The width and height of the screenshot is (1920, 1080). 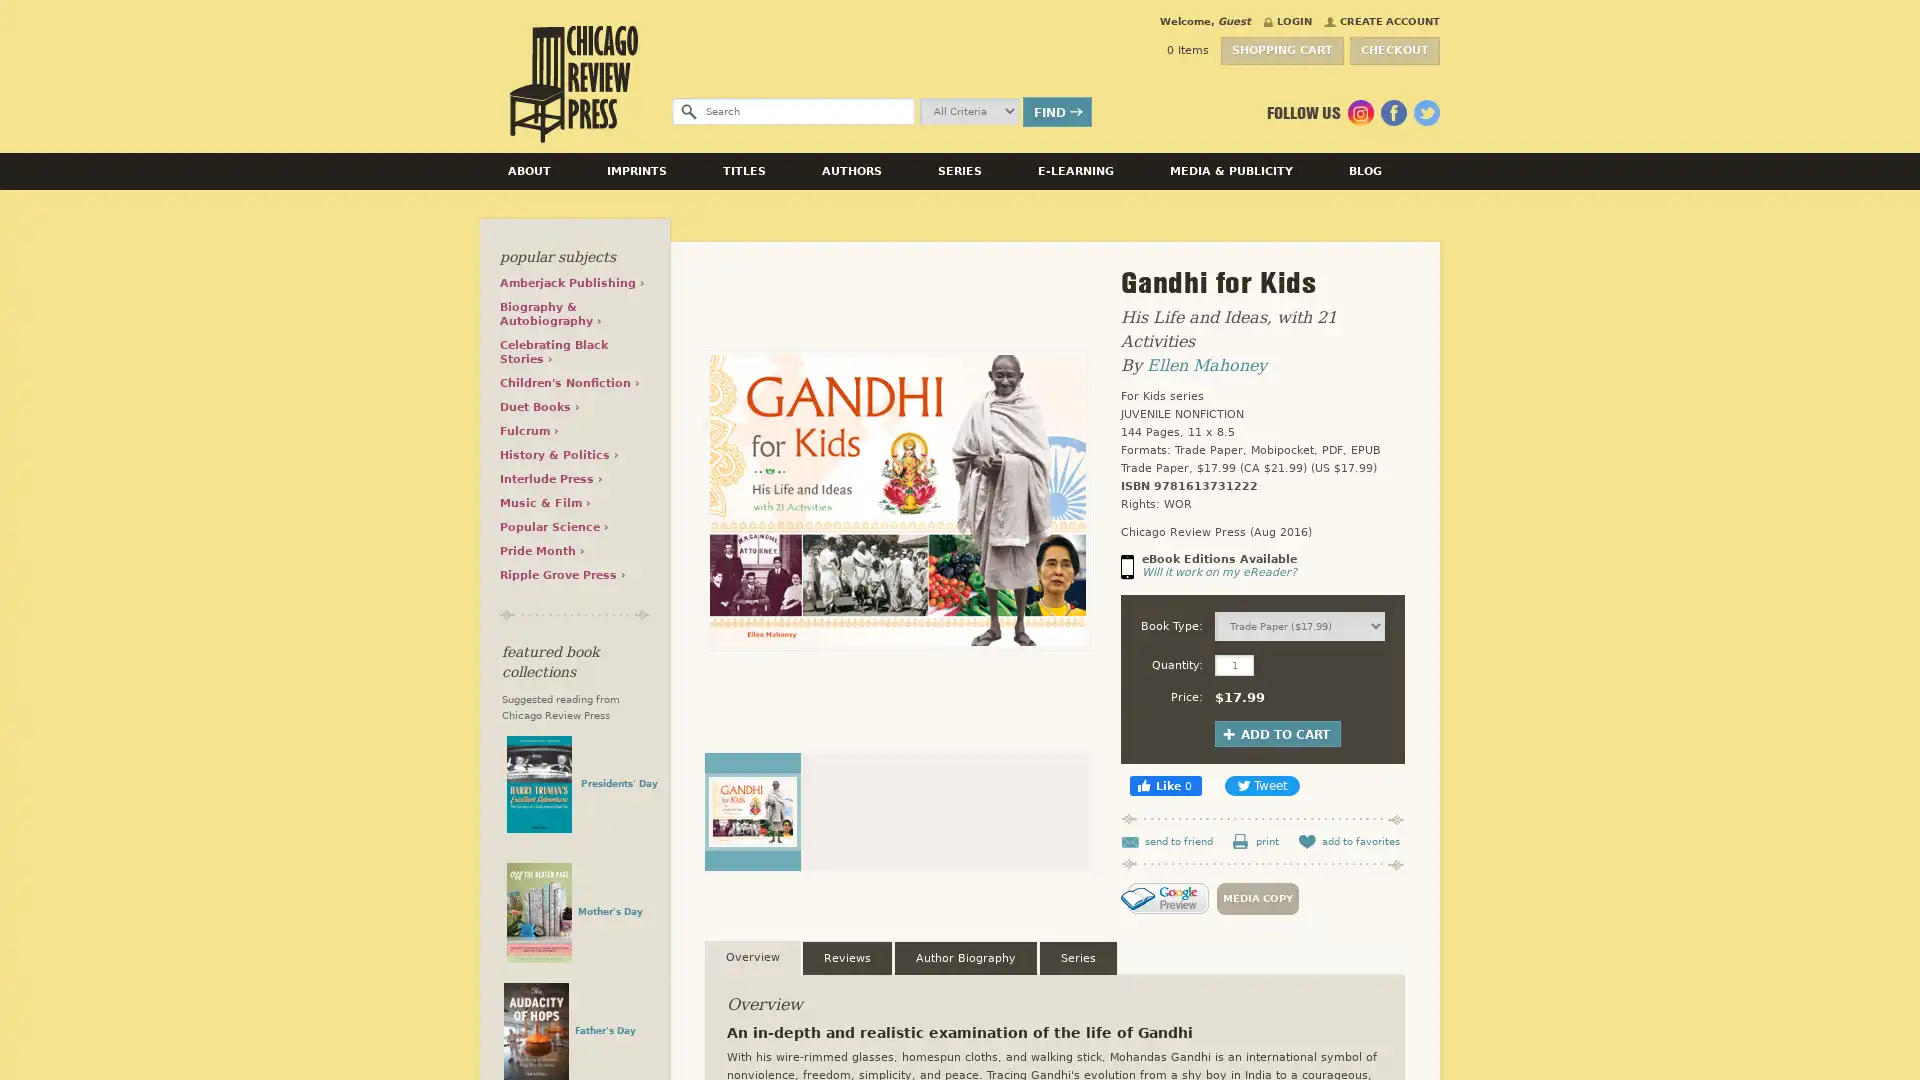 What do you see at coordinates (1056, 111) in the screenshot?
I see `FIND` at bounding box center [1056, 111].